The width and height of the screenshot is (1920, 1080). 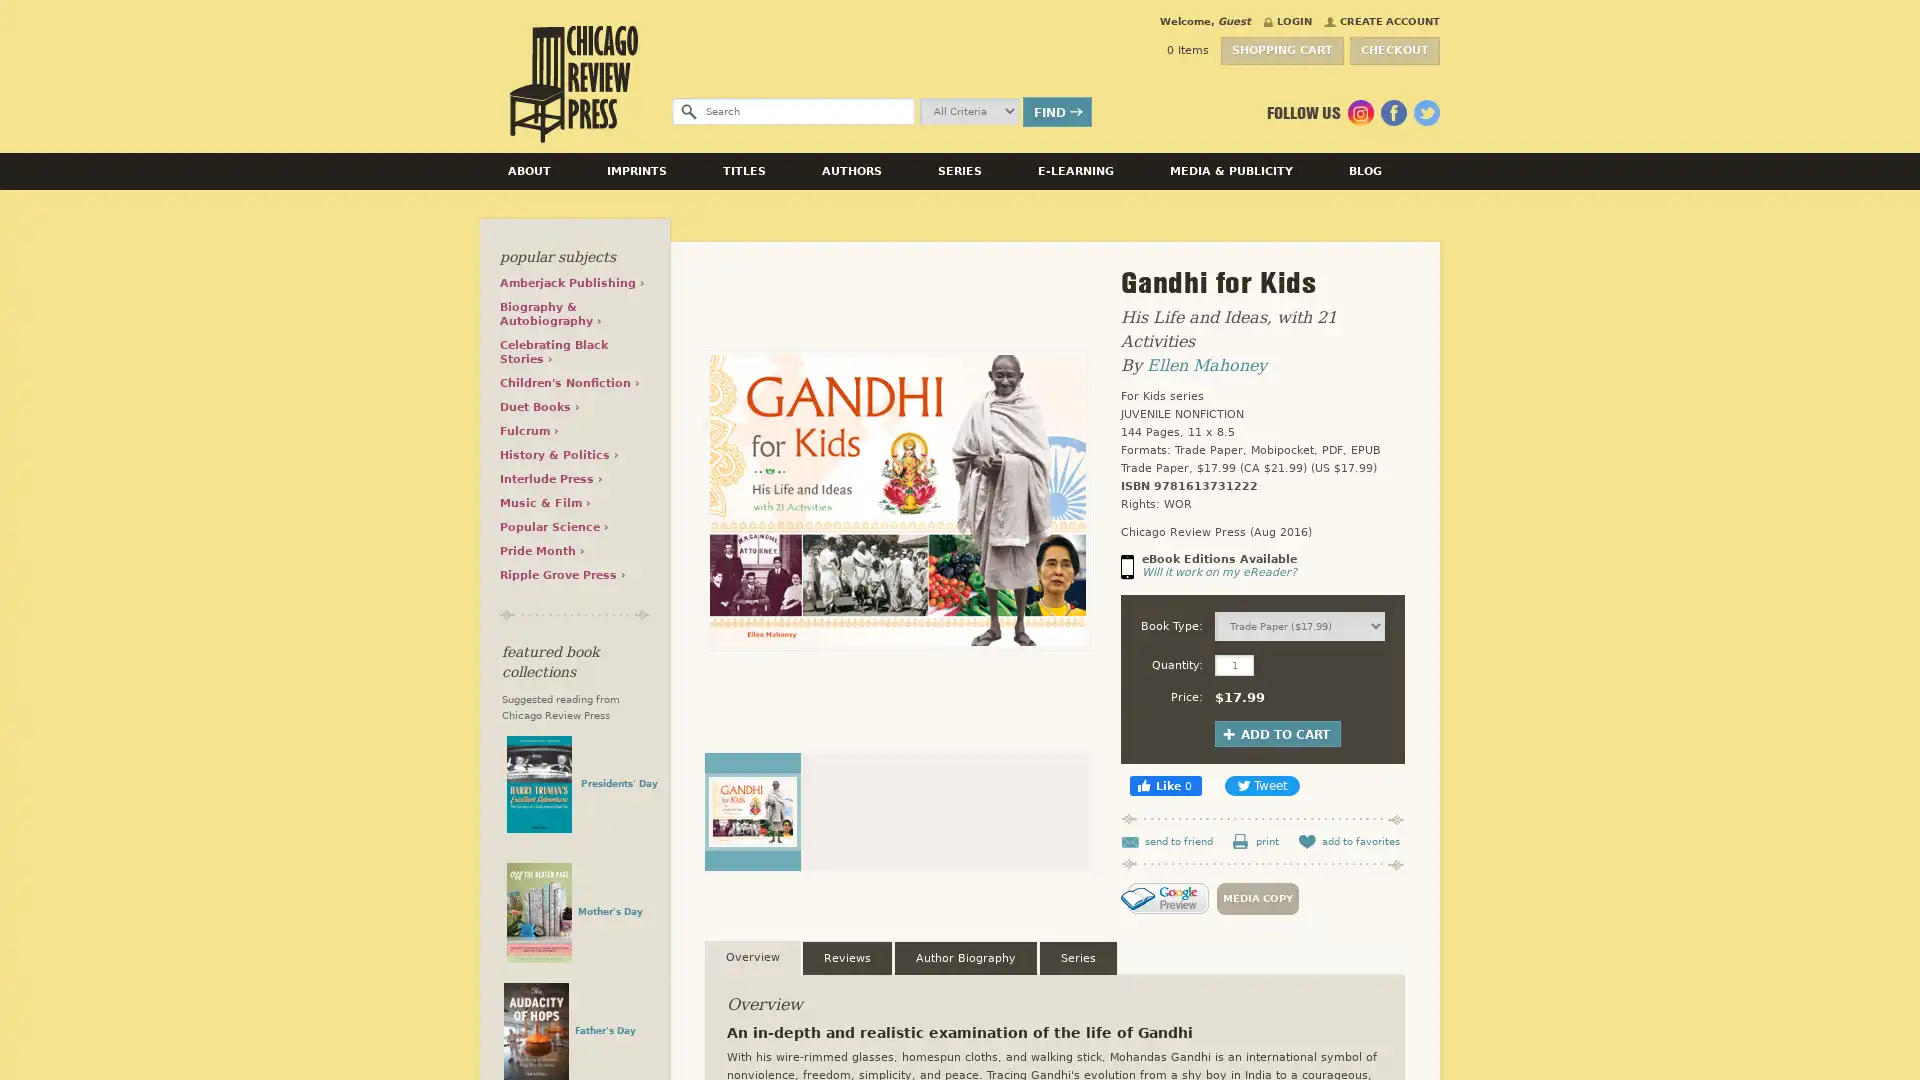 What do you see at coordinates (1056, 111) in the screenshot?
I see `FIND` at bounding box center [1056, 111].